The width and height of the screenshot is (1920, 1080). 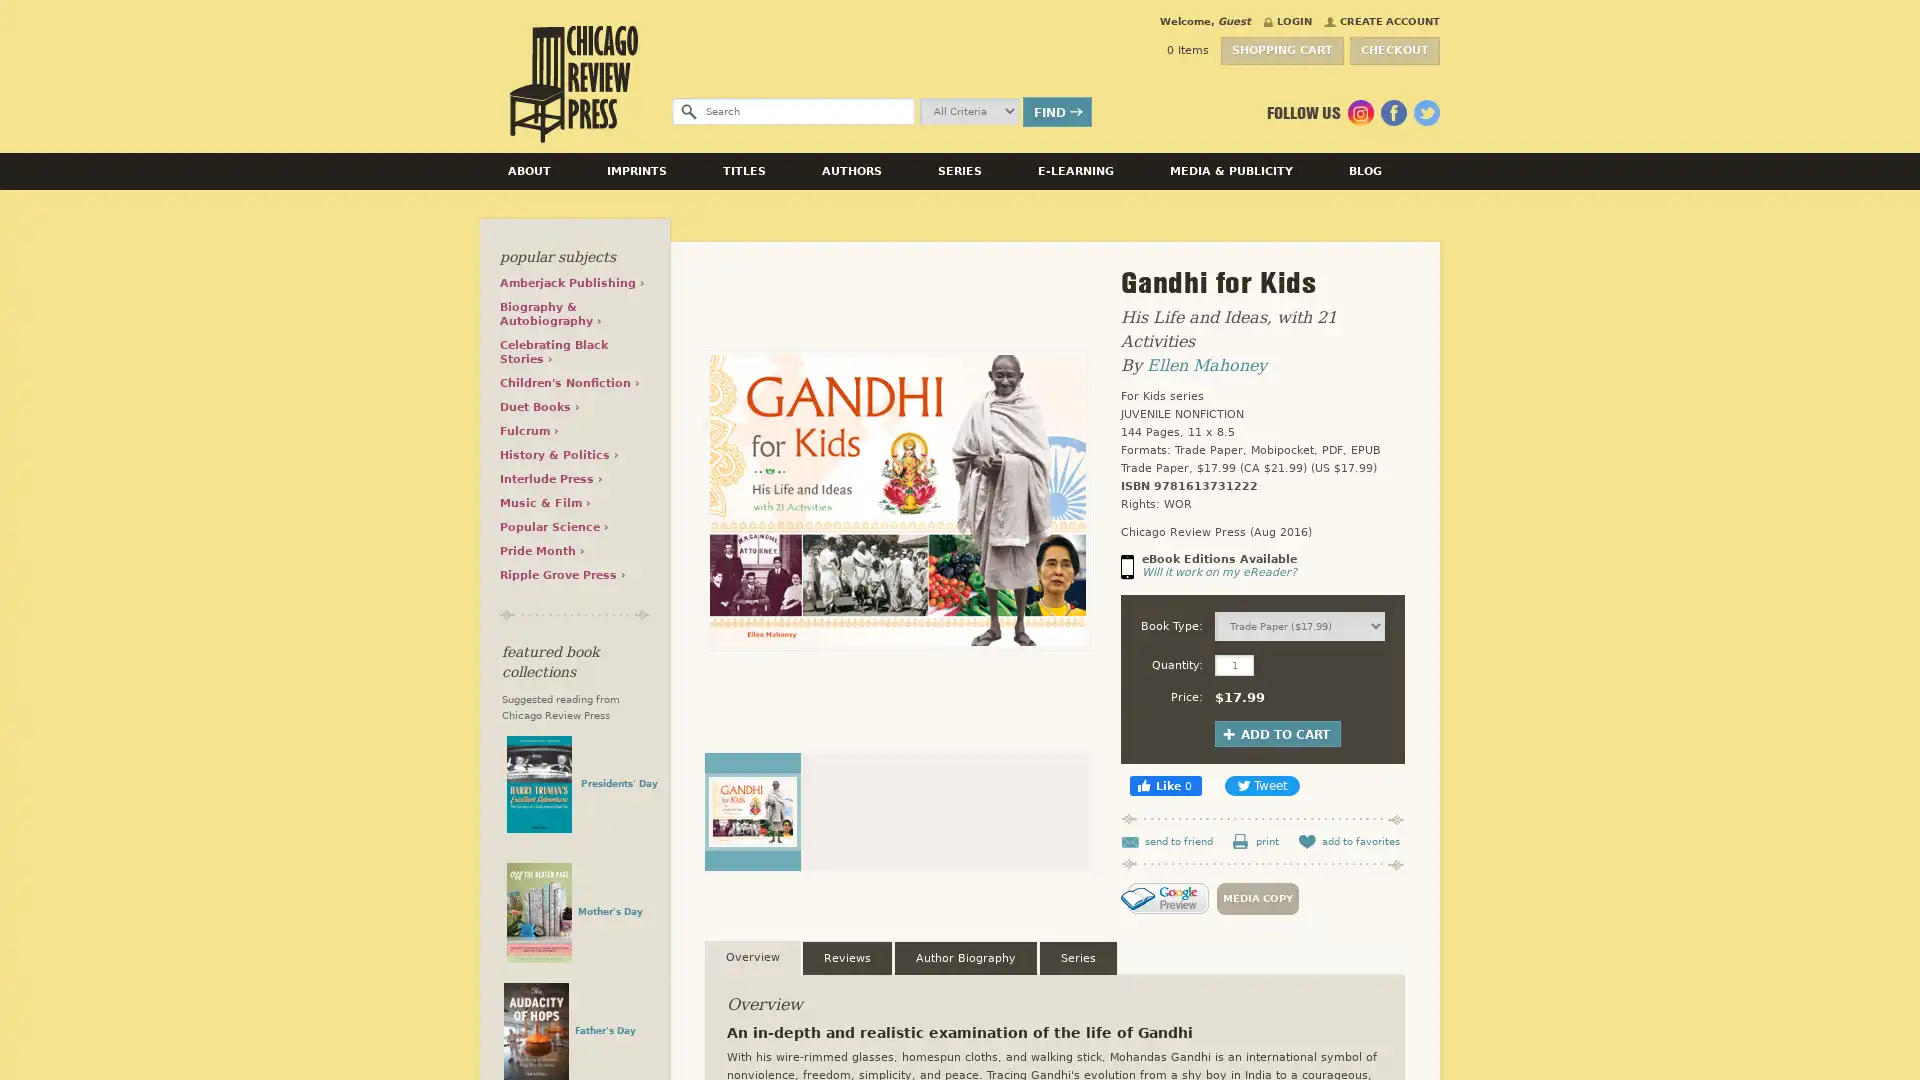 What do you see at coordinates (1056, 111) in the screenshot?
I see `FIND` at bounding box center [1056, 111].